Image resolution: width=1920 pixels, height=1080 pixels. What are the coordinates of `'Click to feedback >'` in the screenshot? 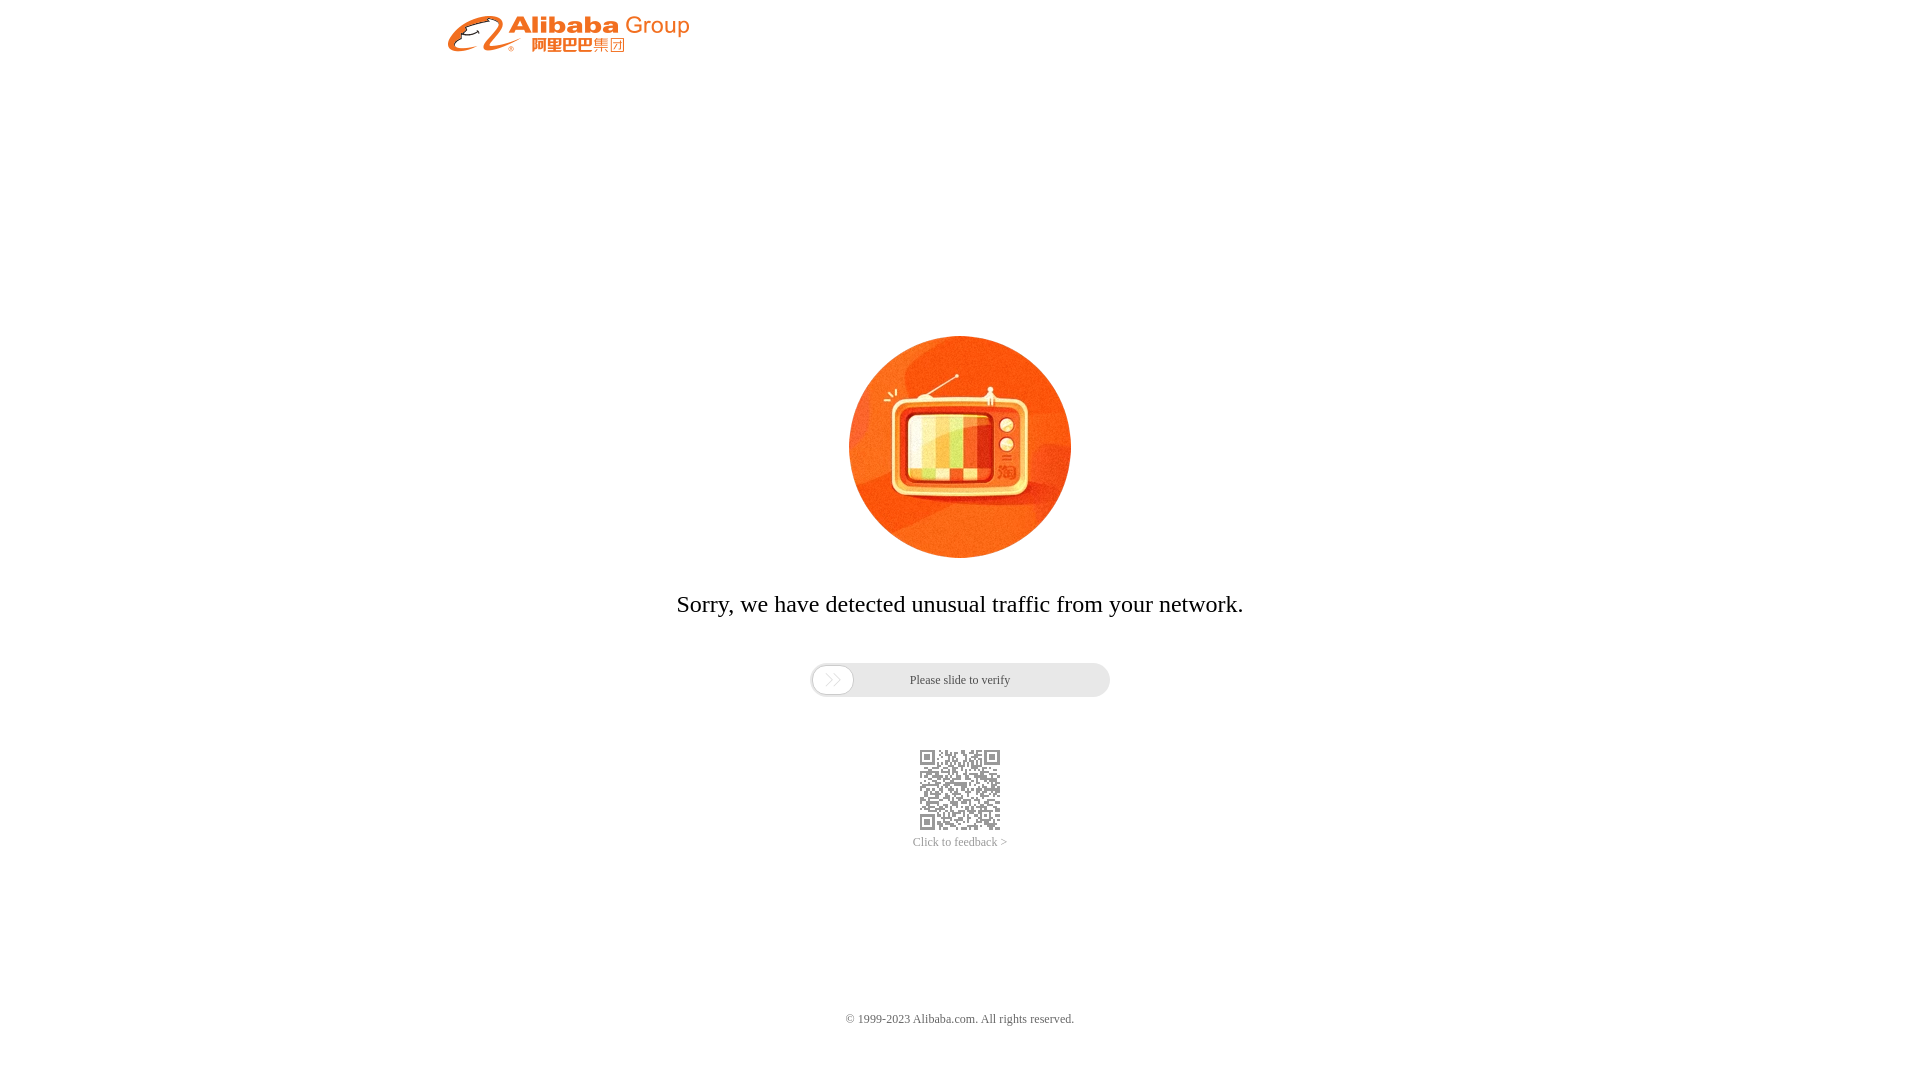 It's located at (960, 842).